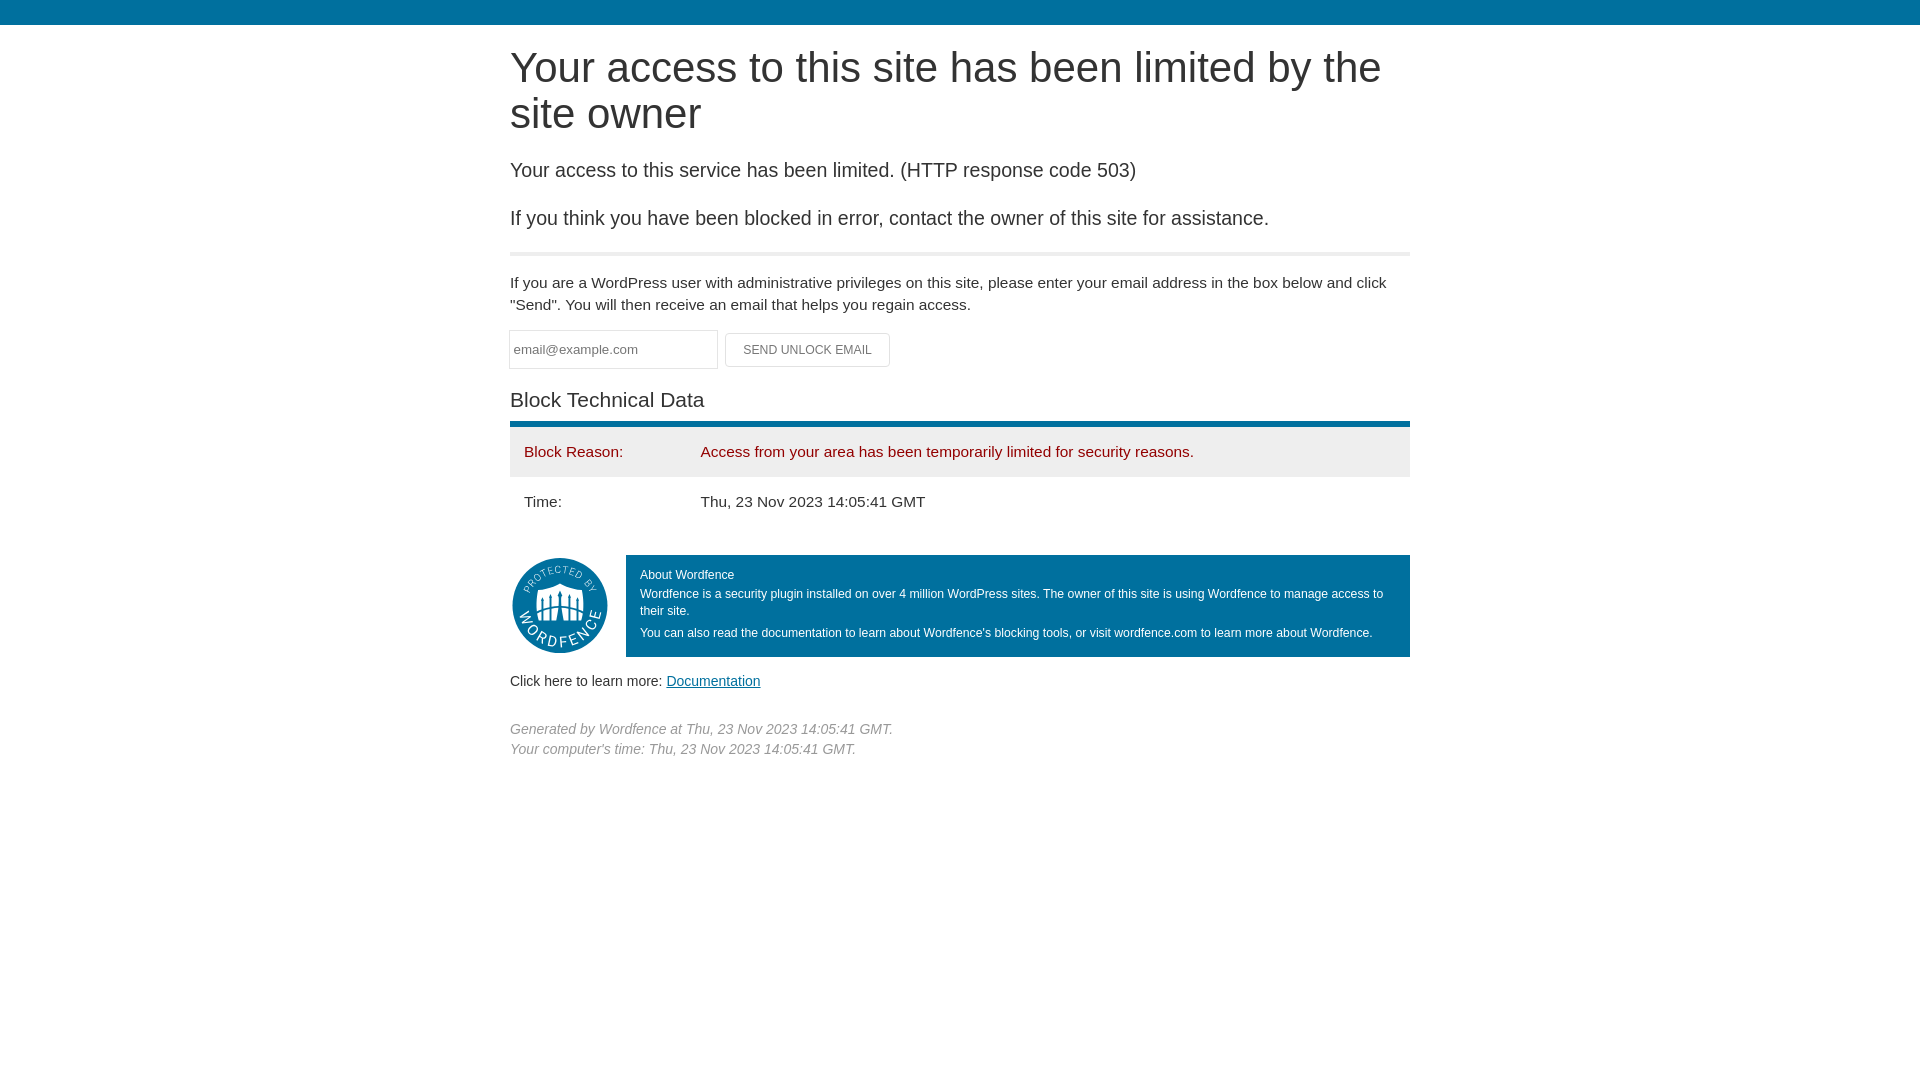 This screenshot has width=1920, height=1080. Describe the element at coordinates (807, 349) in the screenshot. I see `'Send Unlock Email'` at that location.